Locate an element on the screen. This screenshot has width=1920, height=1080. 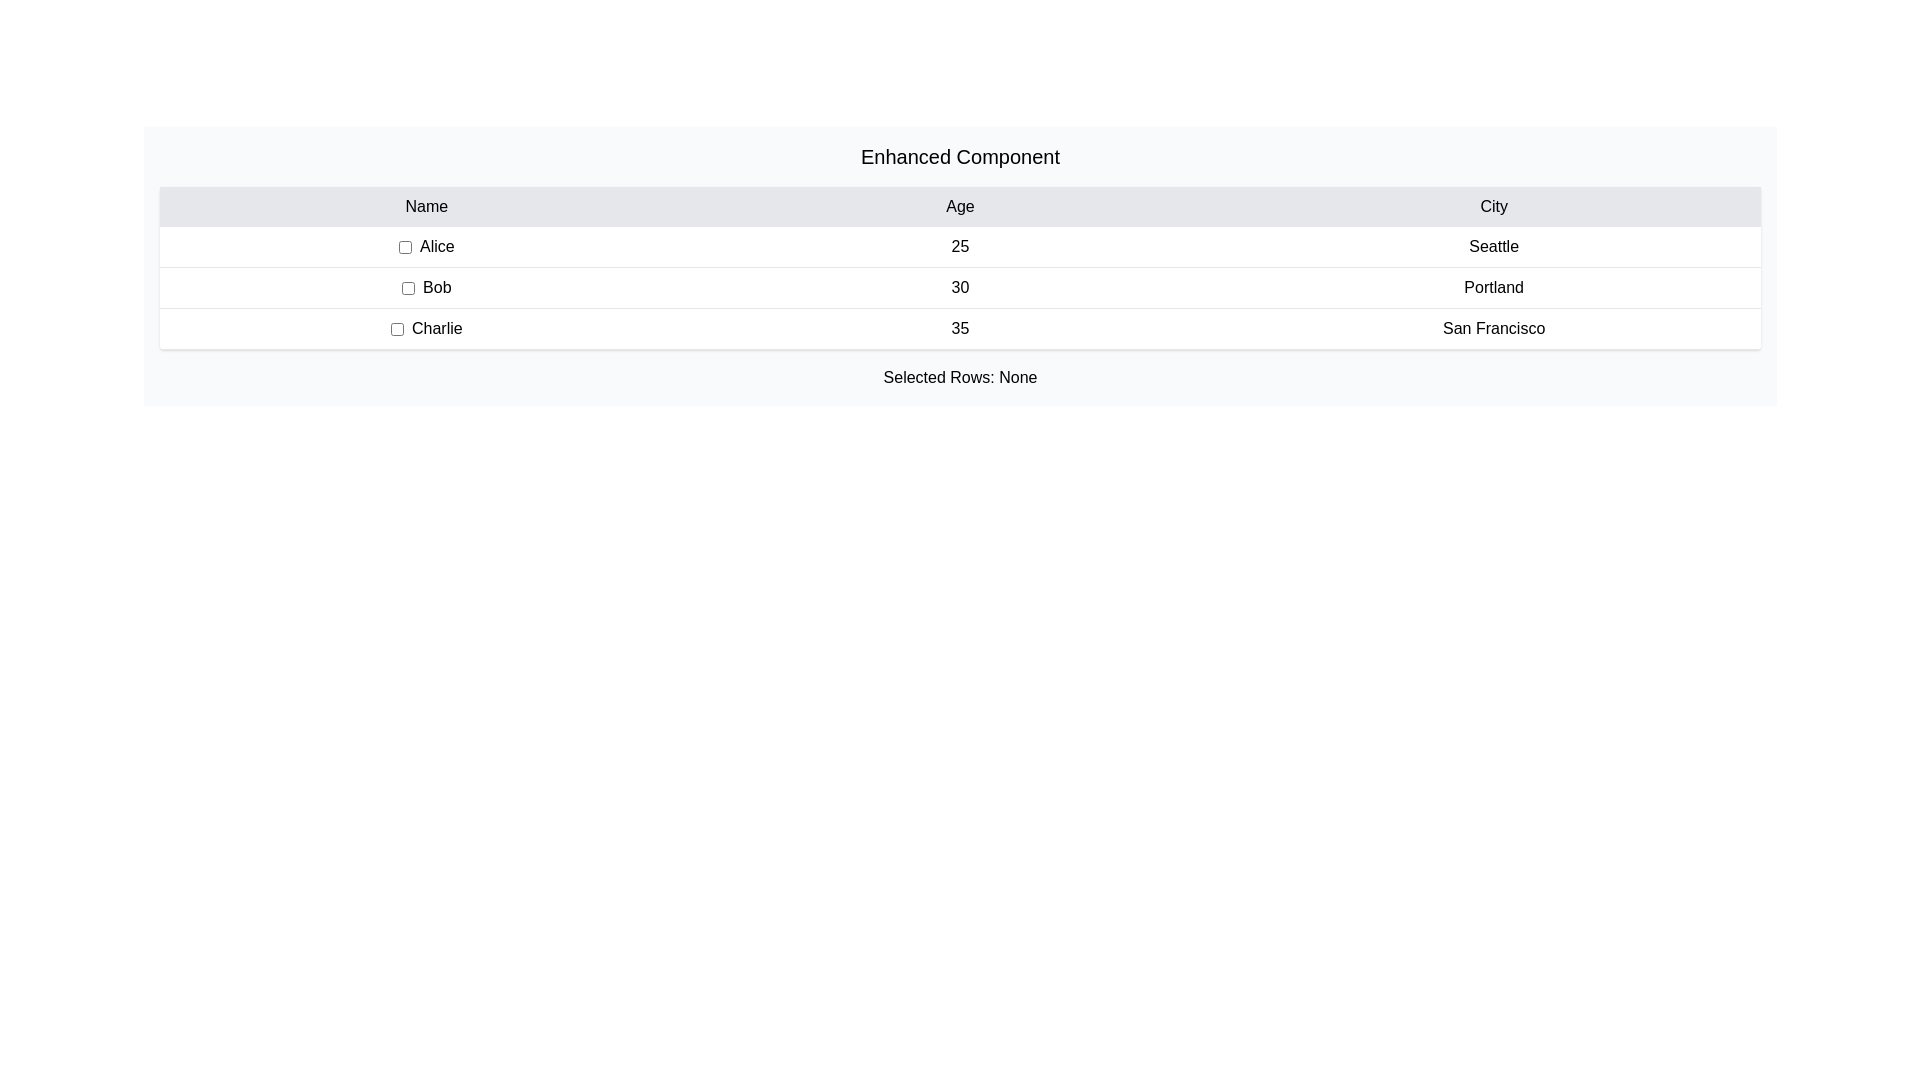
the second row is located at coordinates (960, 288).